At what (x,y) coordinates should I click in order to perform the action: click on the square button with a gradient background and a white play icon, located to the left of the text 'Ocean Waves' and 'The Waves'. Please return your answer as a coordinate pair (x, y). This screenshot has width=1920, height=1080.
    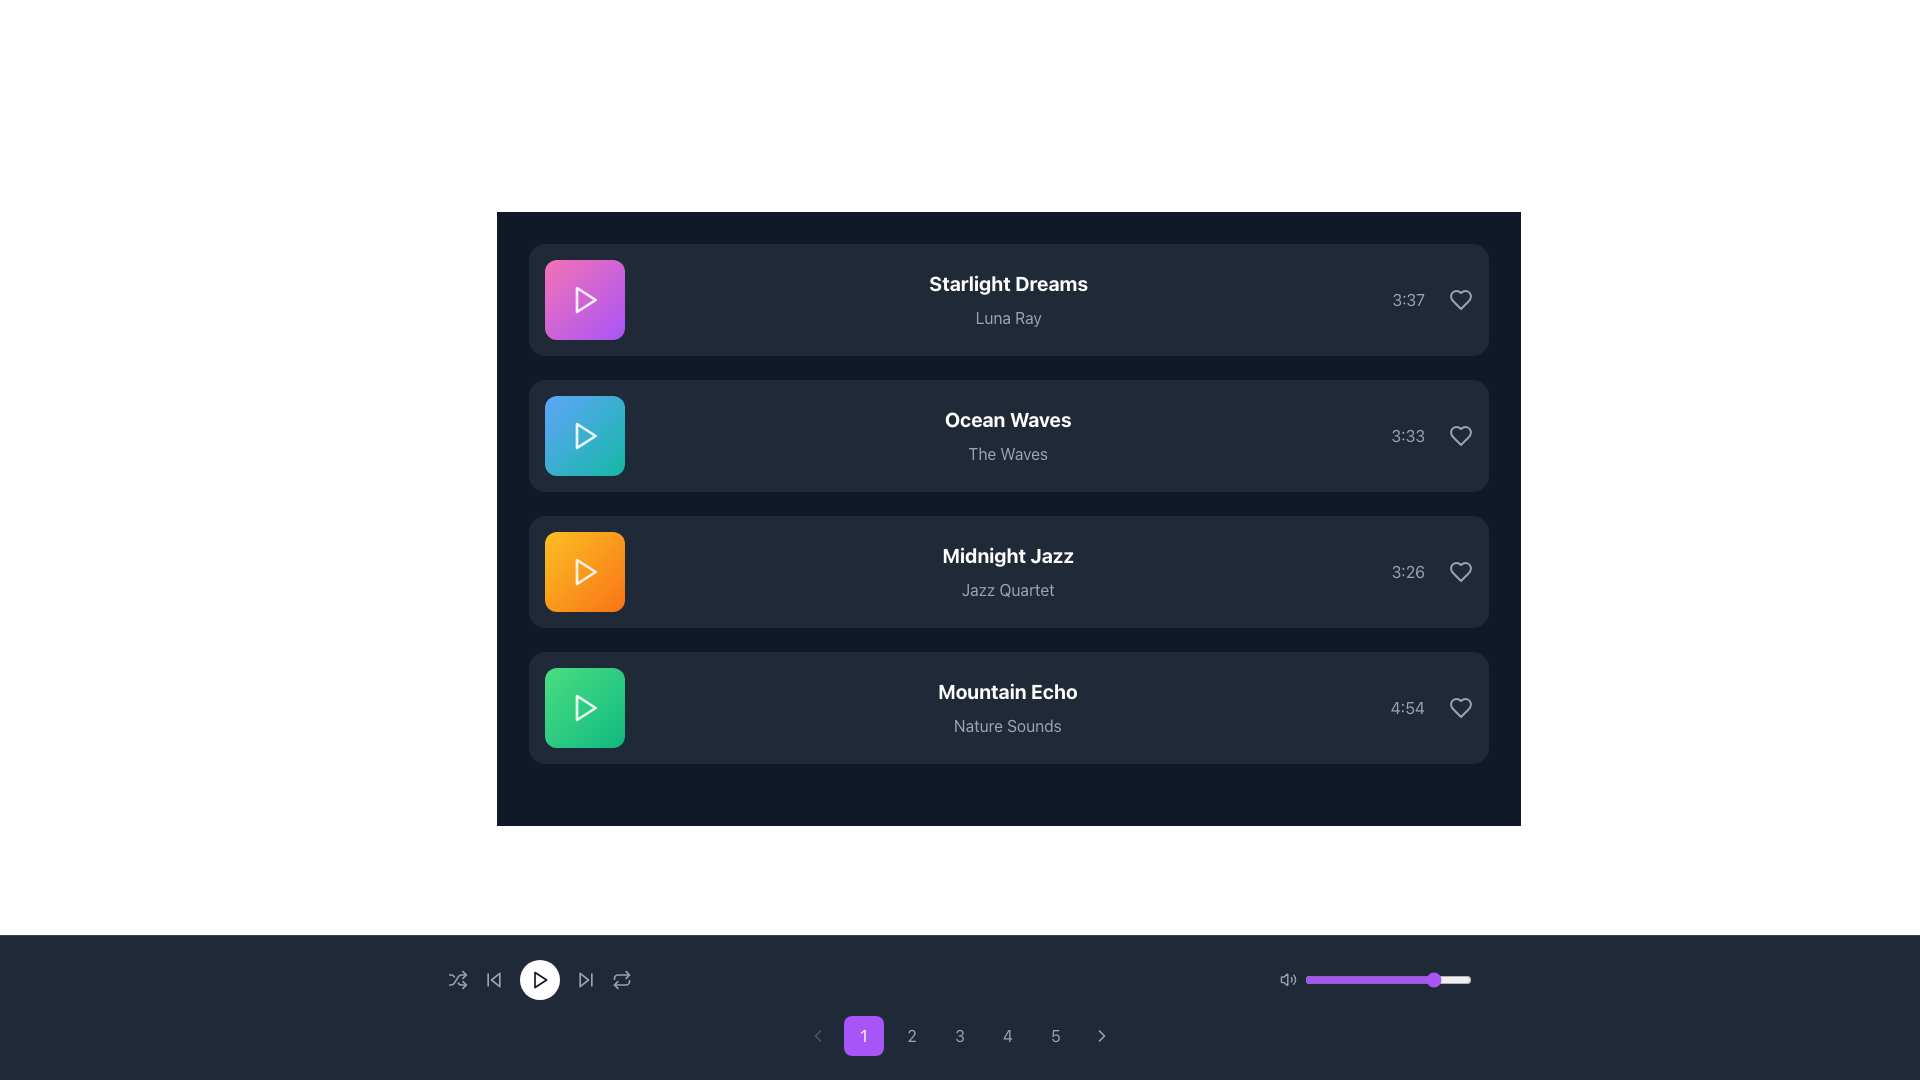
    Looking at the image, I should click on (584, 434).